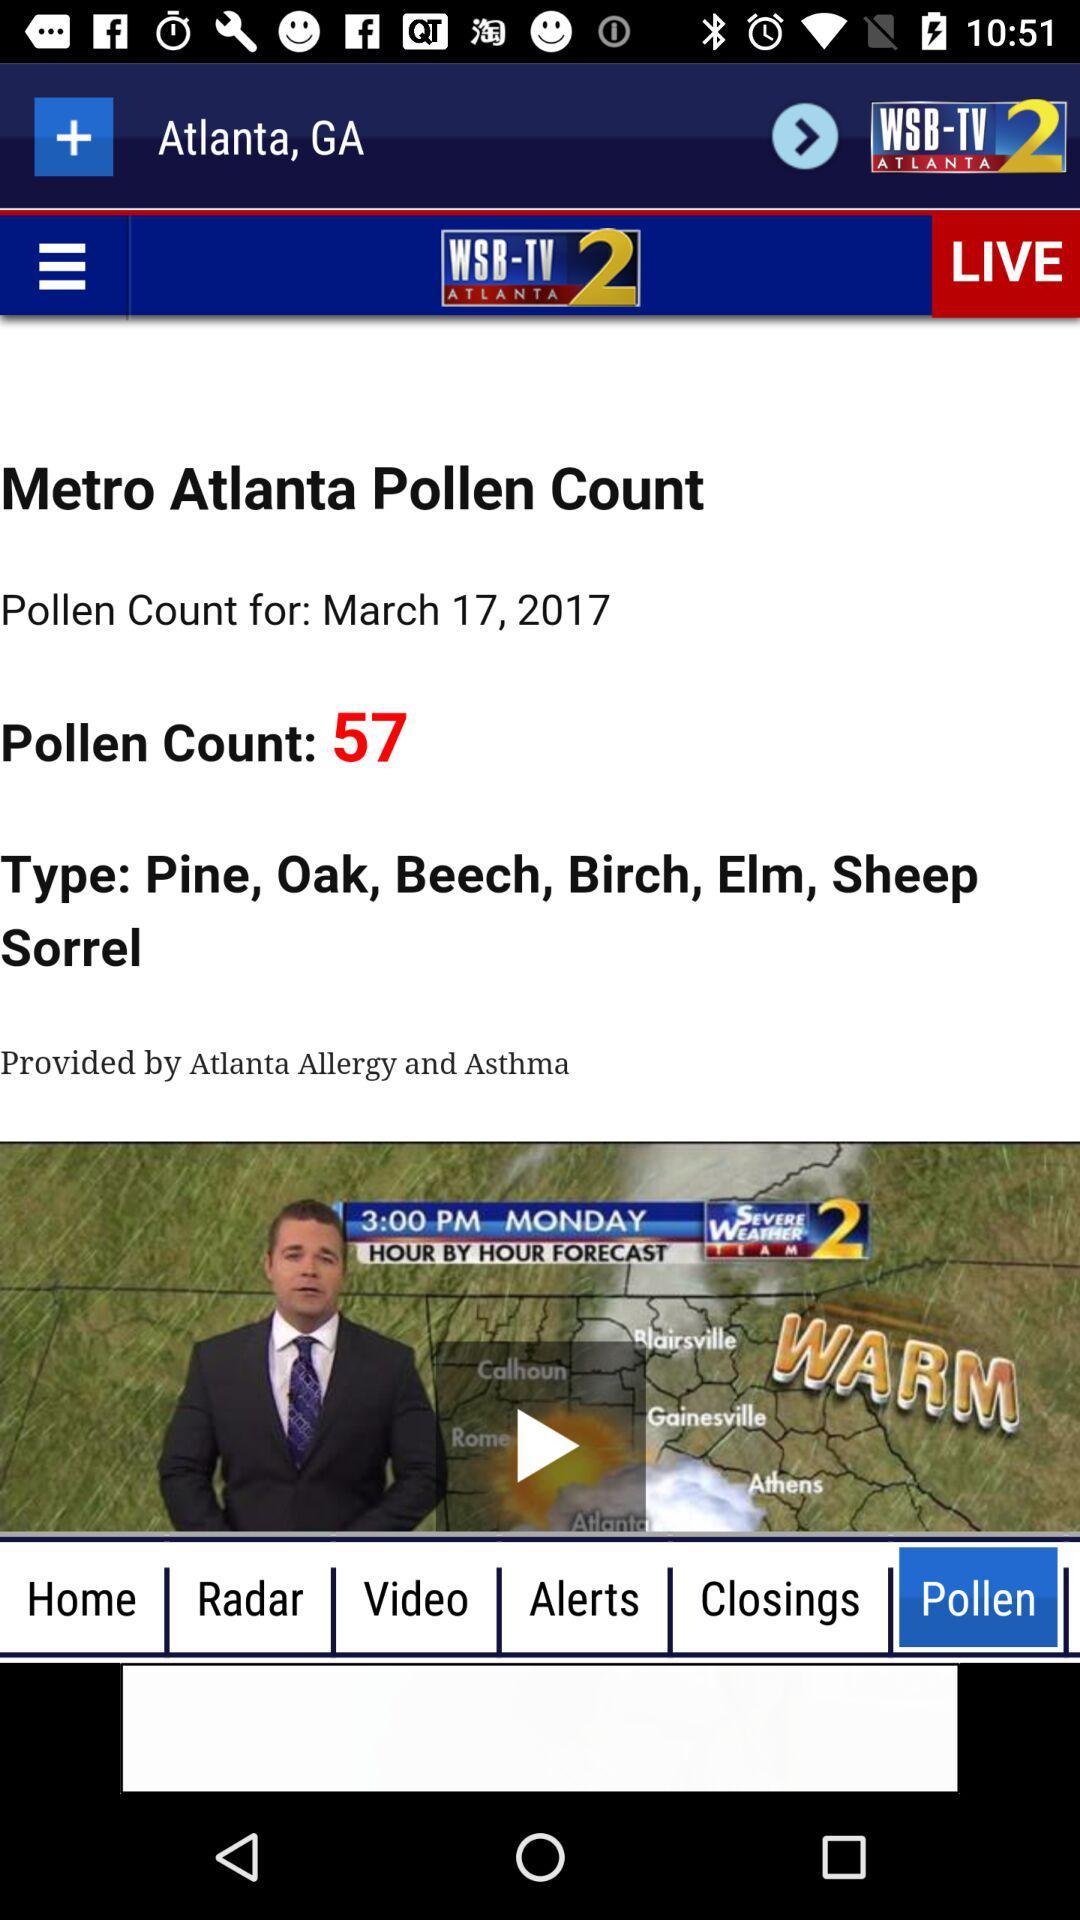 Image resolution: width=1080 pixels, height=1920 pixels. What do you see at coordinates (72, 135) in the screenshot?
I see `increase` at bounding box center [72, 135].